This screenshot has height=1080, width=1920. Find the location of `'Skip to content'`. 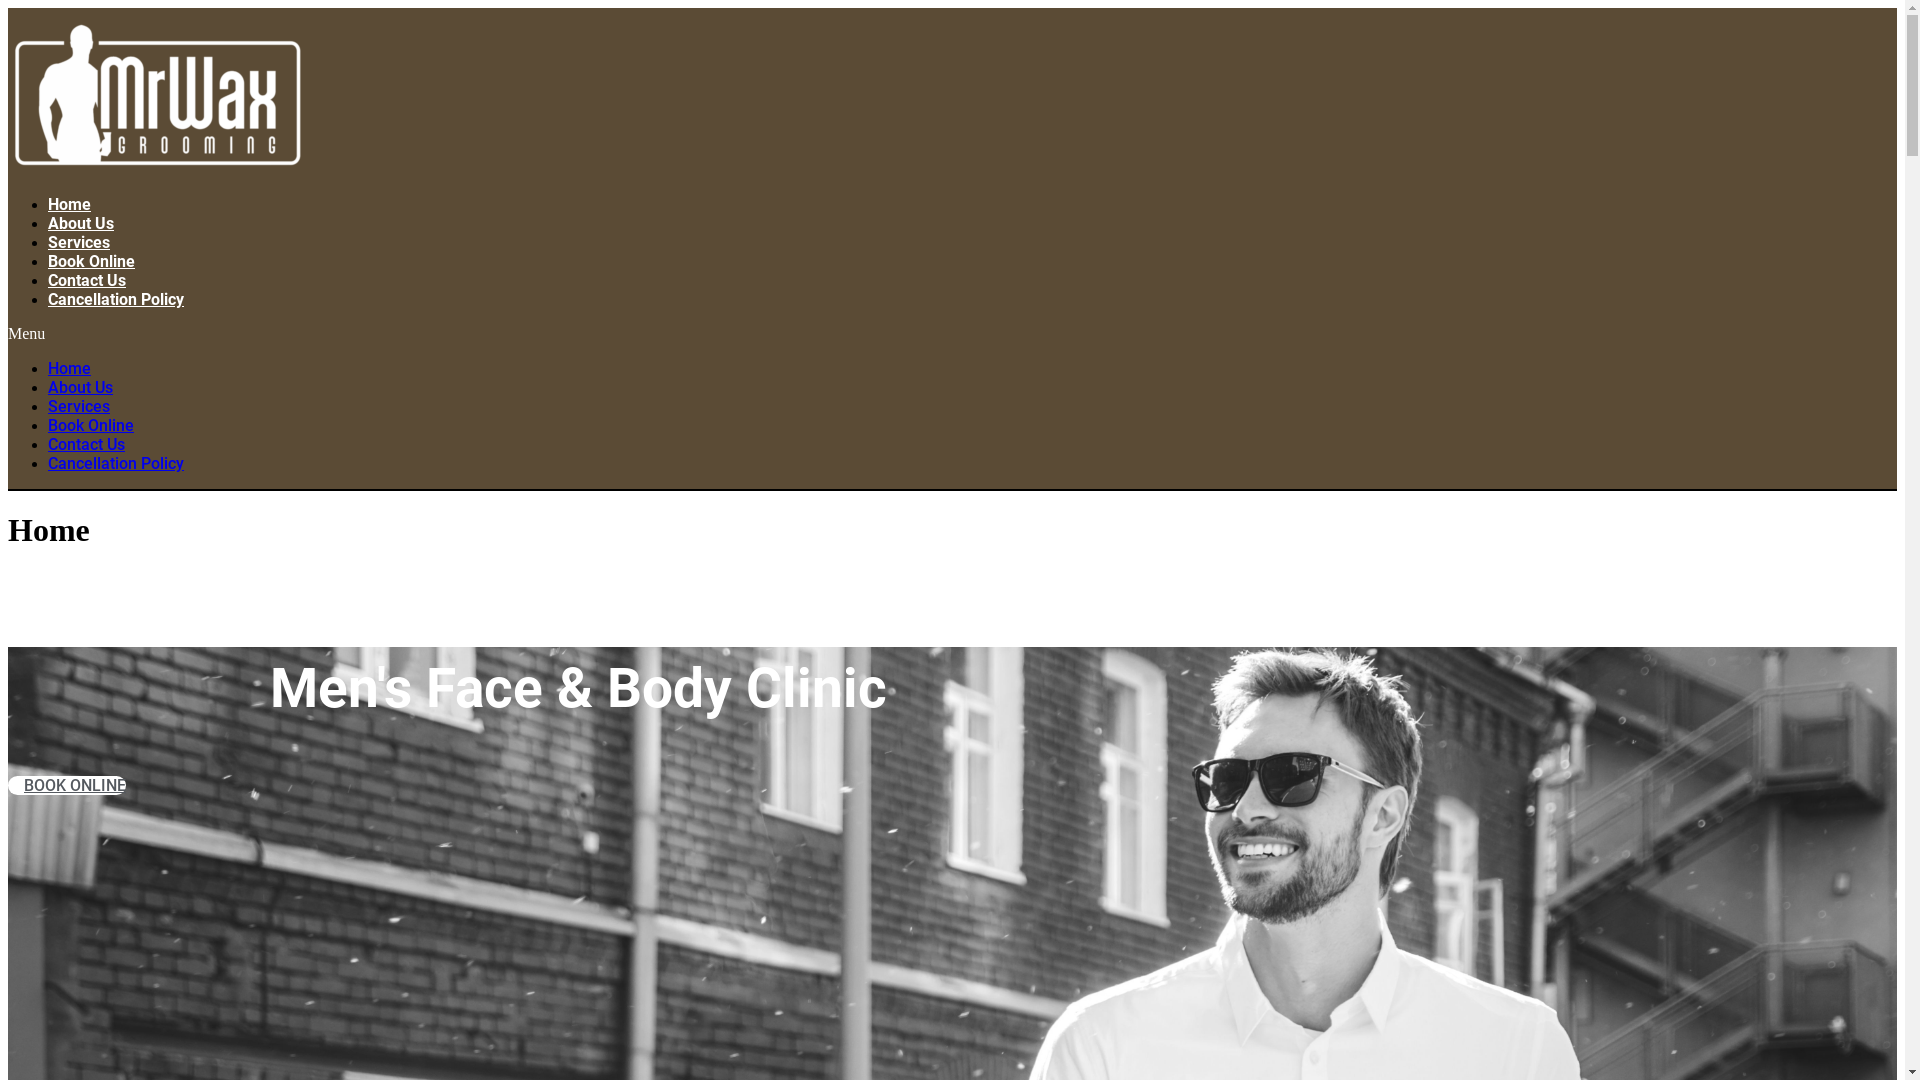

'Skip to content' is located at coordinates (7, 7).